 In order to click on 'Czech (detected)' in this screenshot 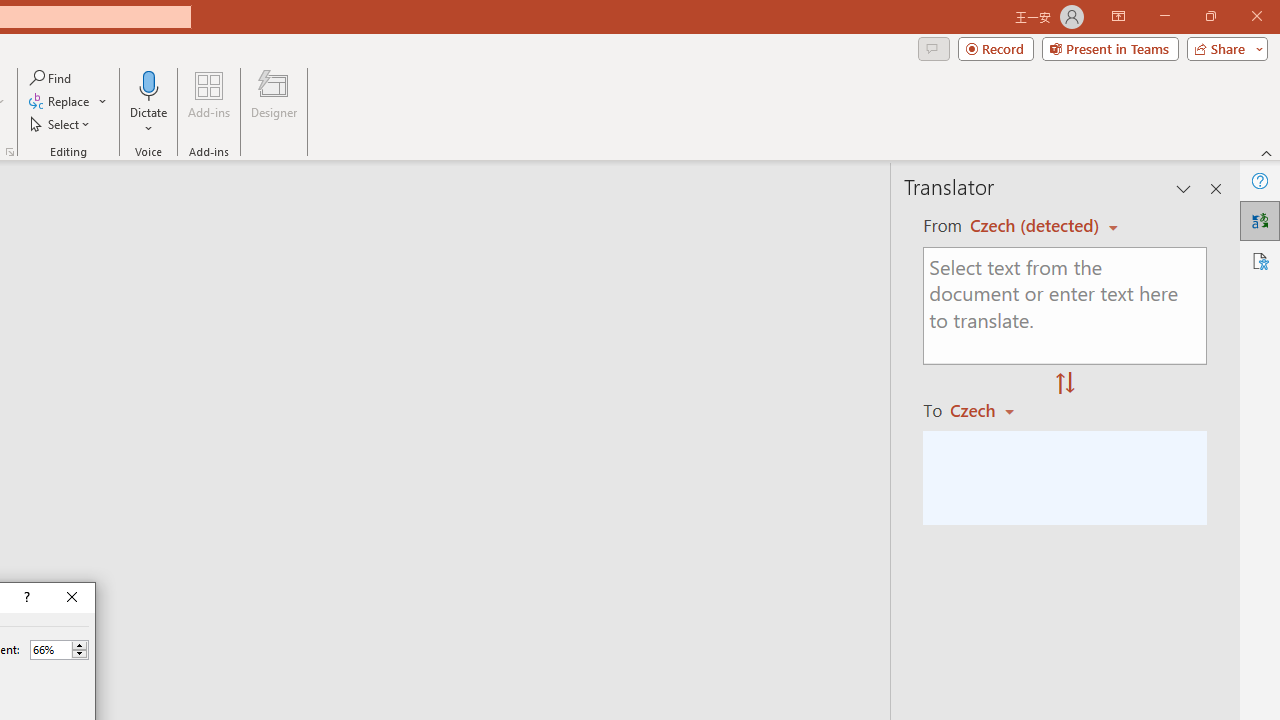, I will do `click(1037, 225)`.